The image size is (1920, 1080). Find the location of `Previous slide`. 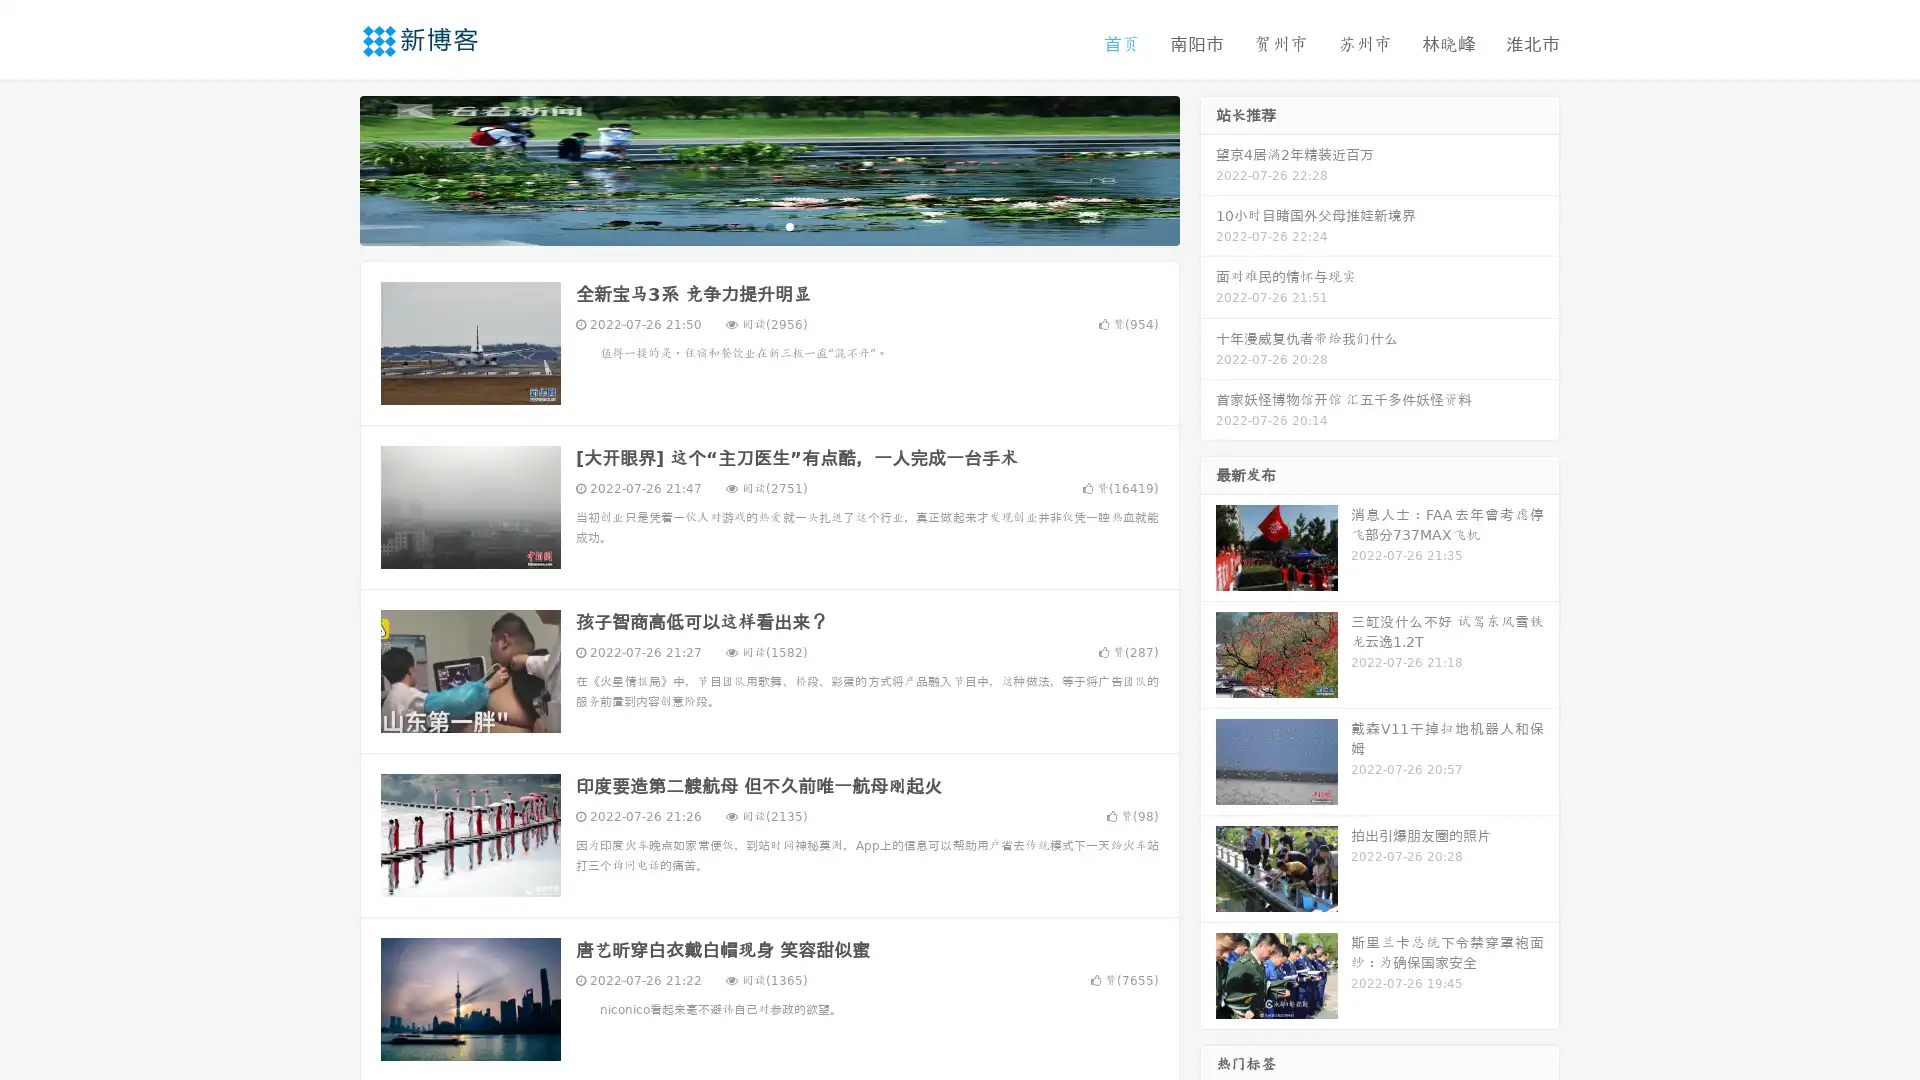

Previous slide is located at coordinates (330, 168).